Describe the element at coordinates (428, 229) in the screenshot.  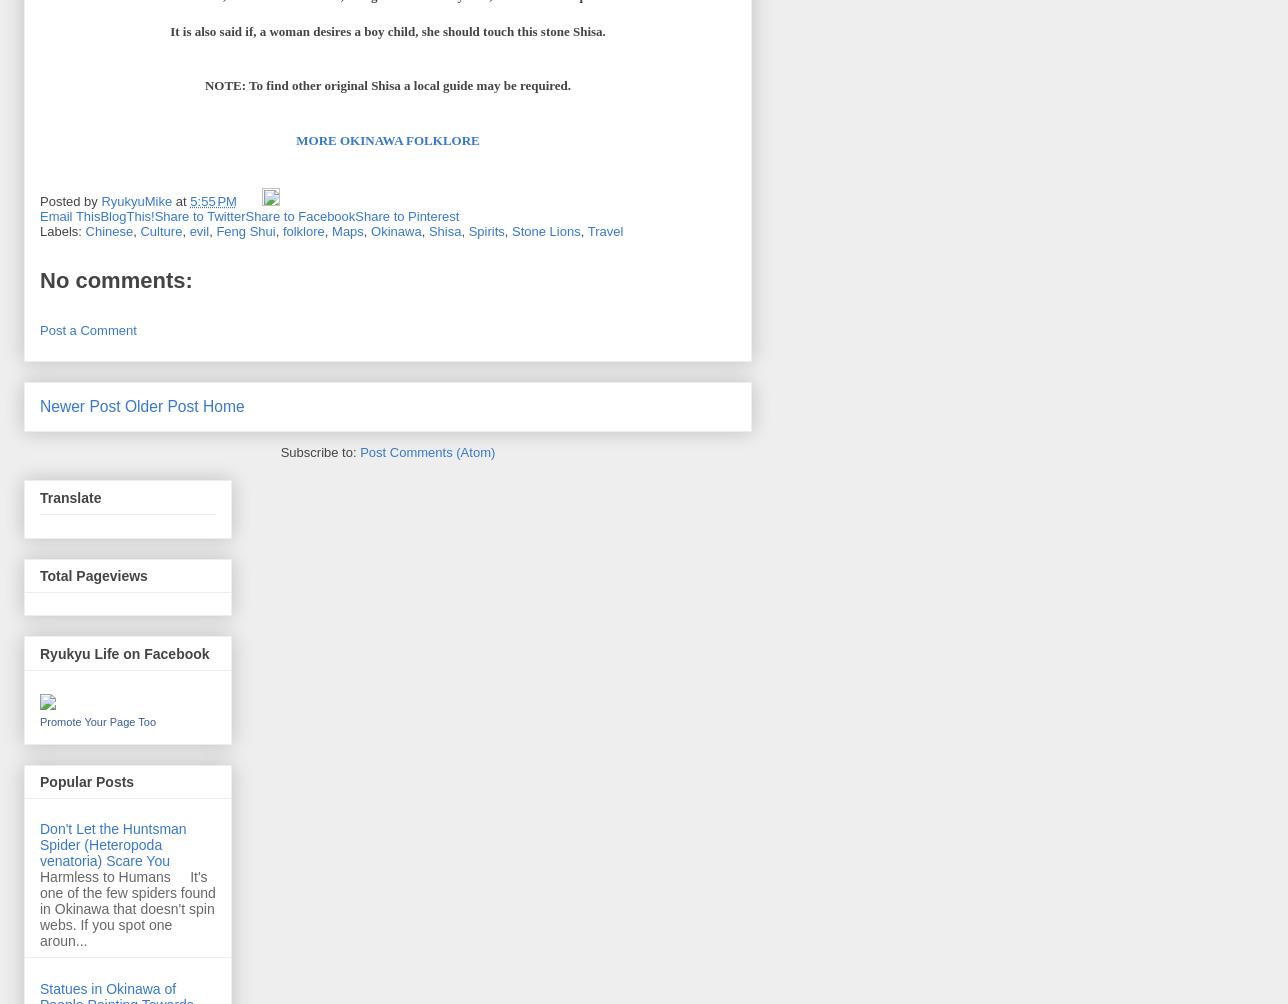
I see `'Shisa'` at that location.